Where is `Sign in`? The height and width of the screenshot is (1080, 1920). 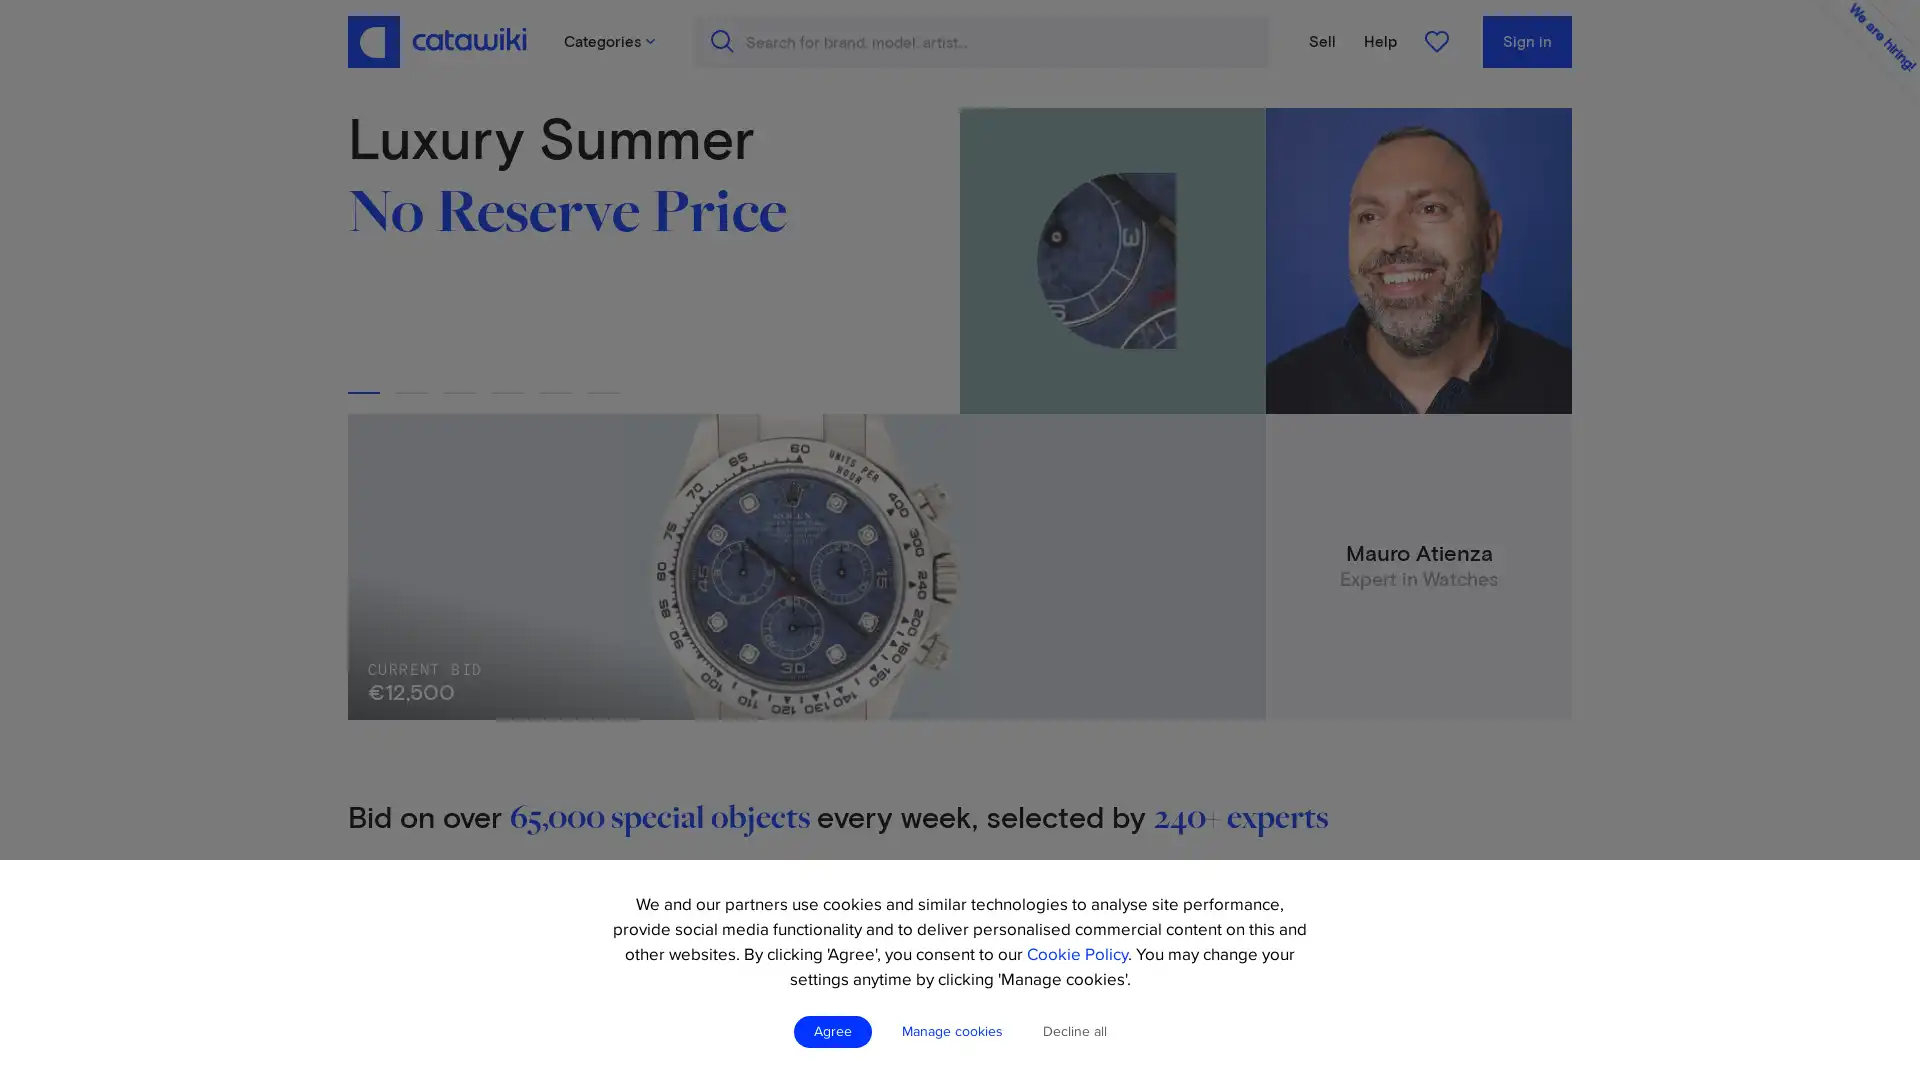 Sign in is located at coordinates (1526, 42).